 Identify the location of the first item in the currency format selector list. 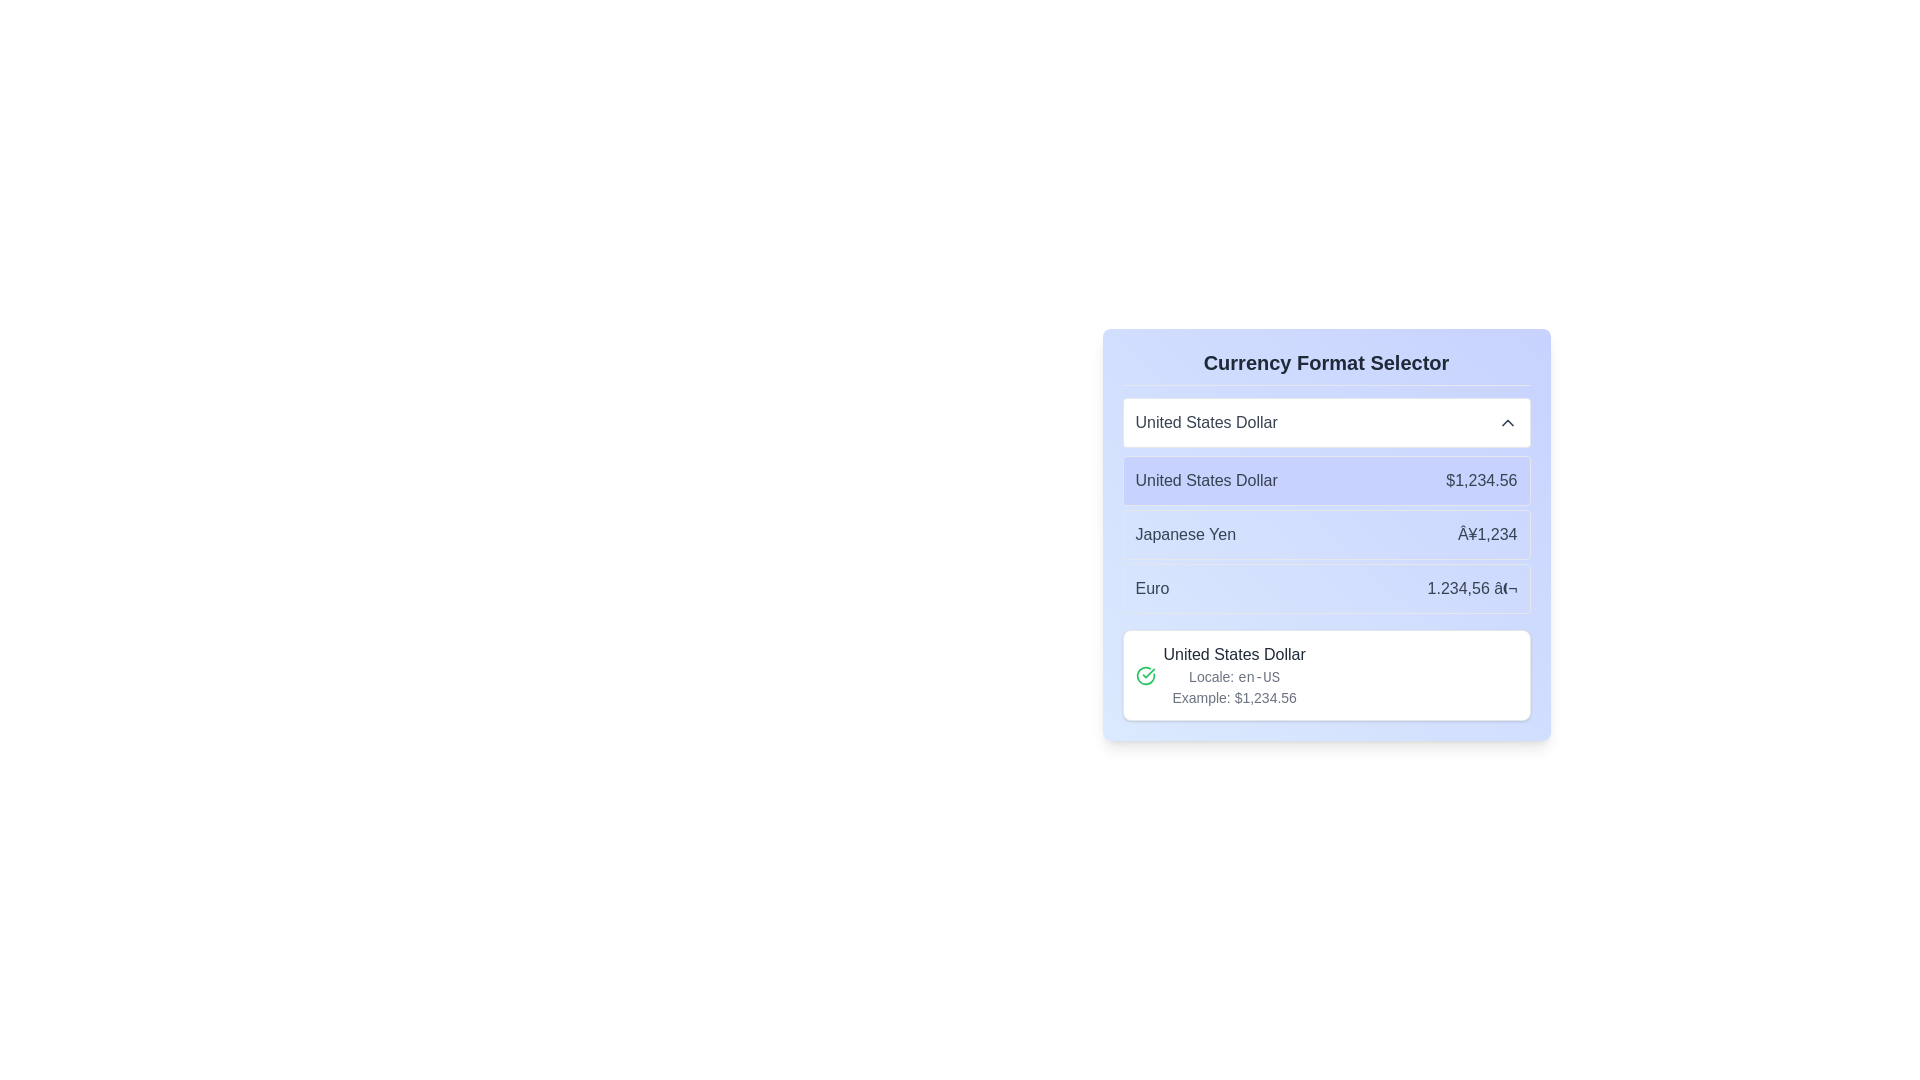
(1326, 481).